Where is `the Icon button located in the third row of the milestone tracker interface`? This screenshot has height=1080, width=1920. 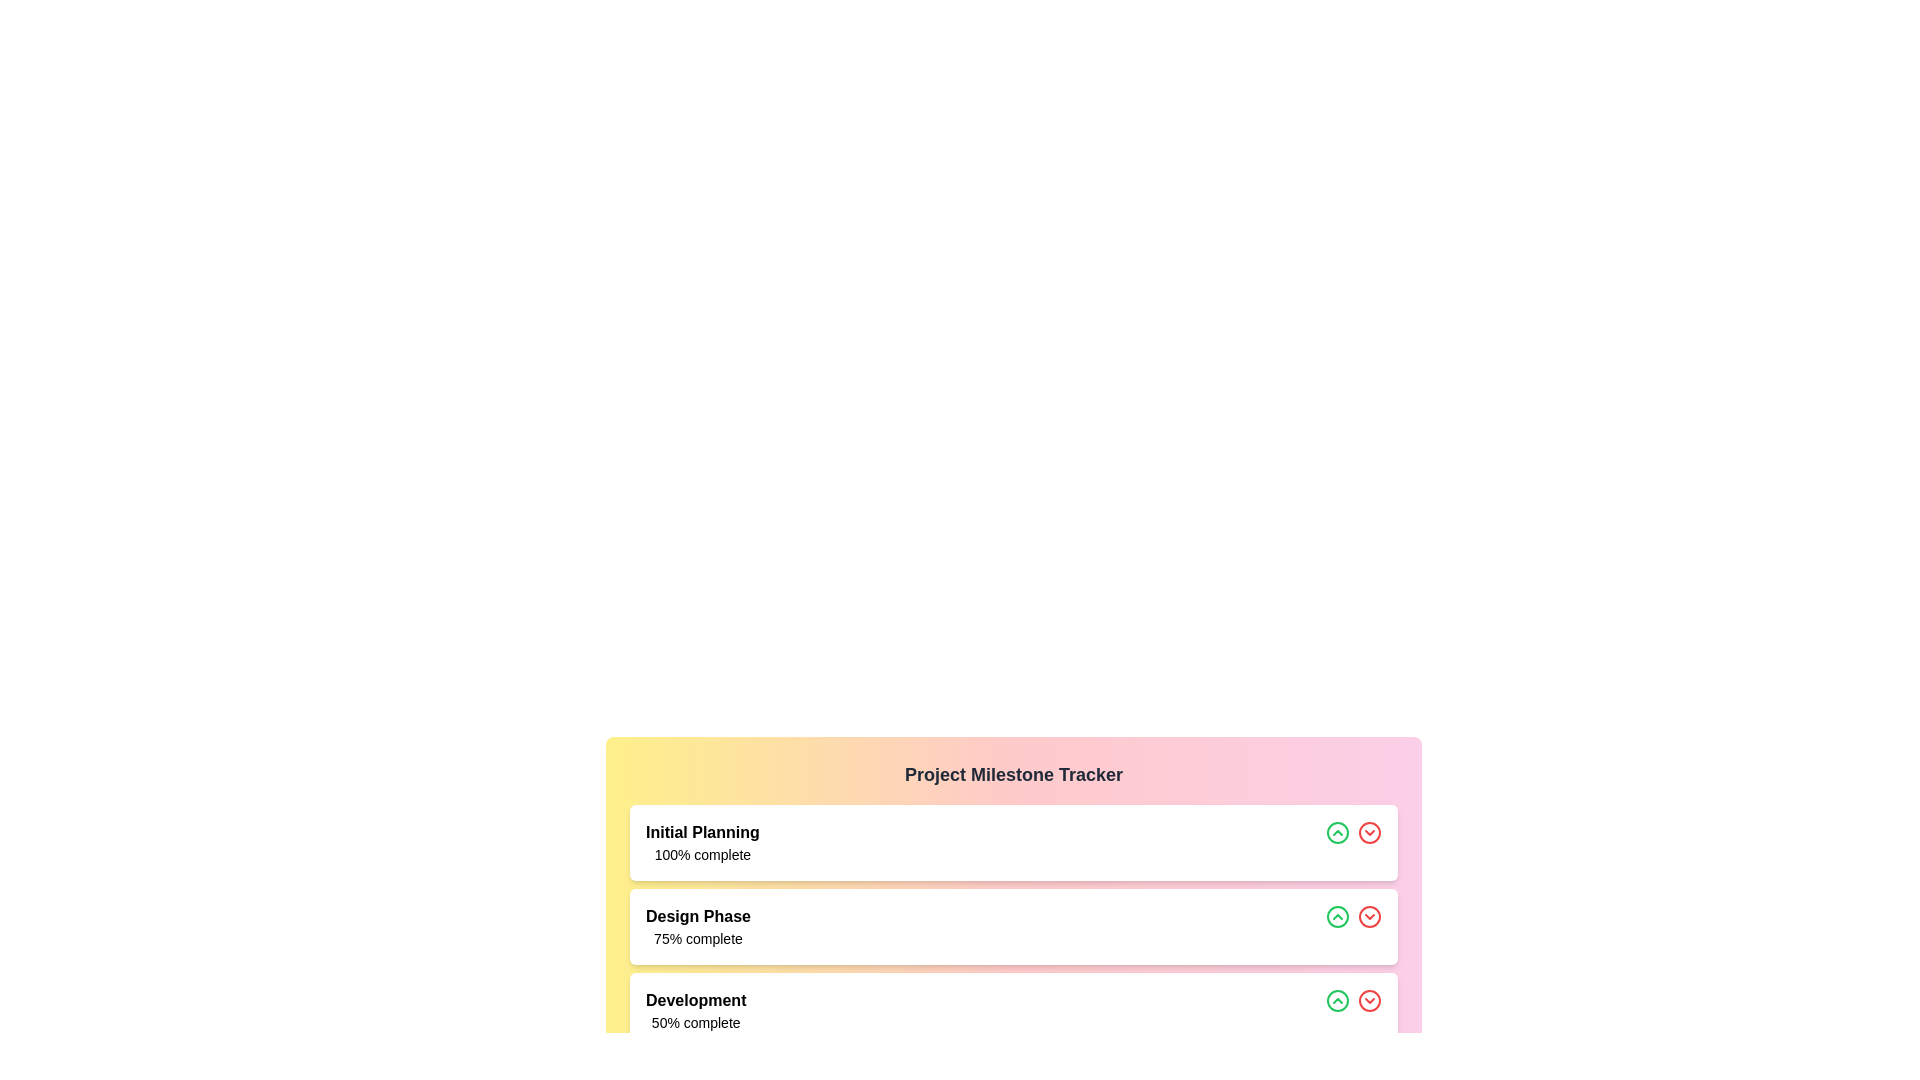 the Icon button located in the third row of the milestone tracker interface is located at coordinates (1368, 917).